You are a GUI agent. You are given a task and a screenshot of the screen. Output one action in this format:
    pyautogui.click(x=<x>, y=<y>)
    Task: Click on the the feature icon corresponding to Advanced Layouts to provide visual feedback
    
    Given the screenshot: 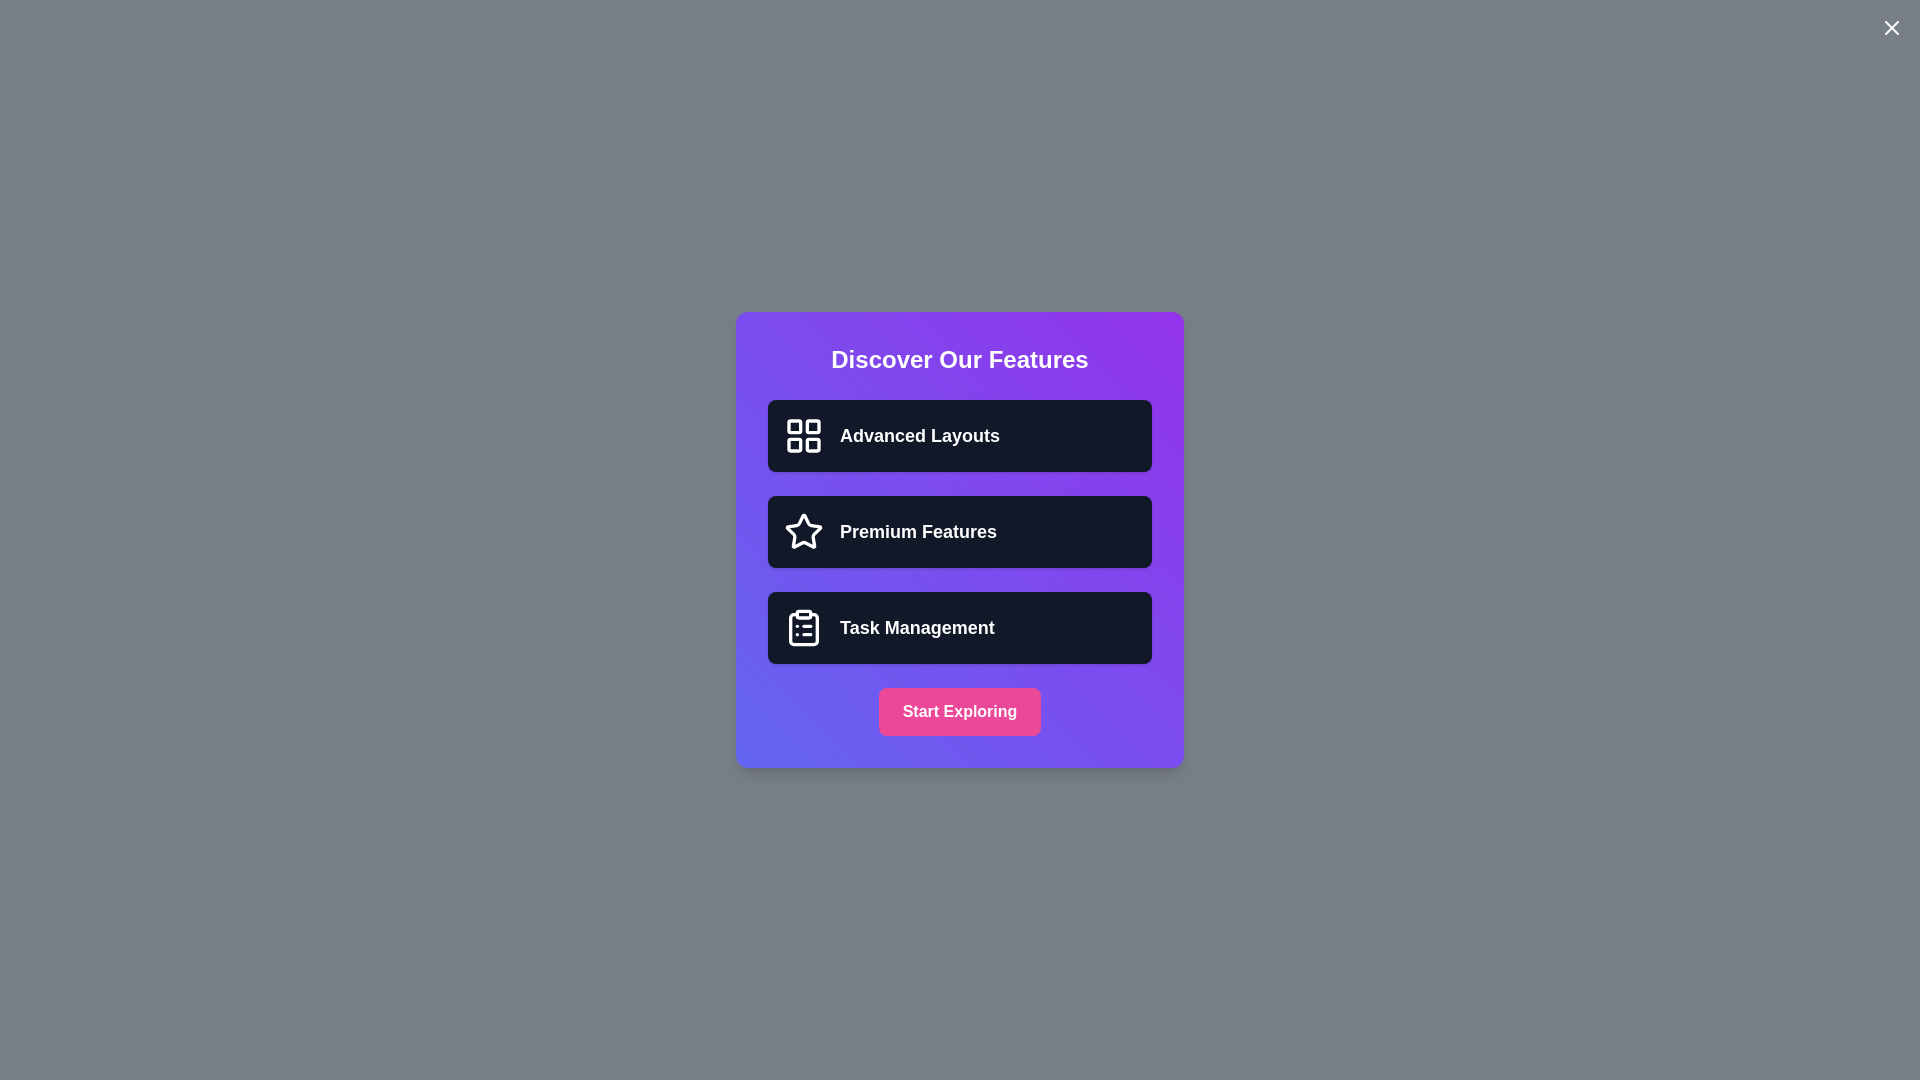 What is the action you would take?
    pyautogui.click(x=804, y=434)
    